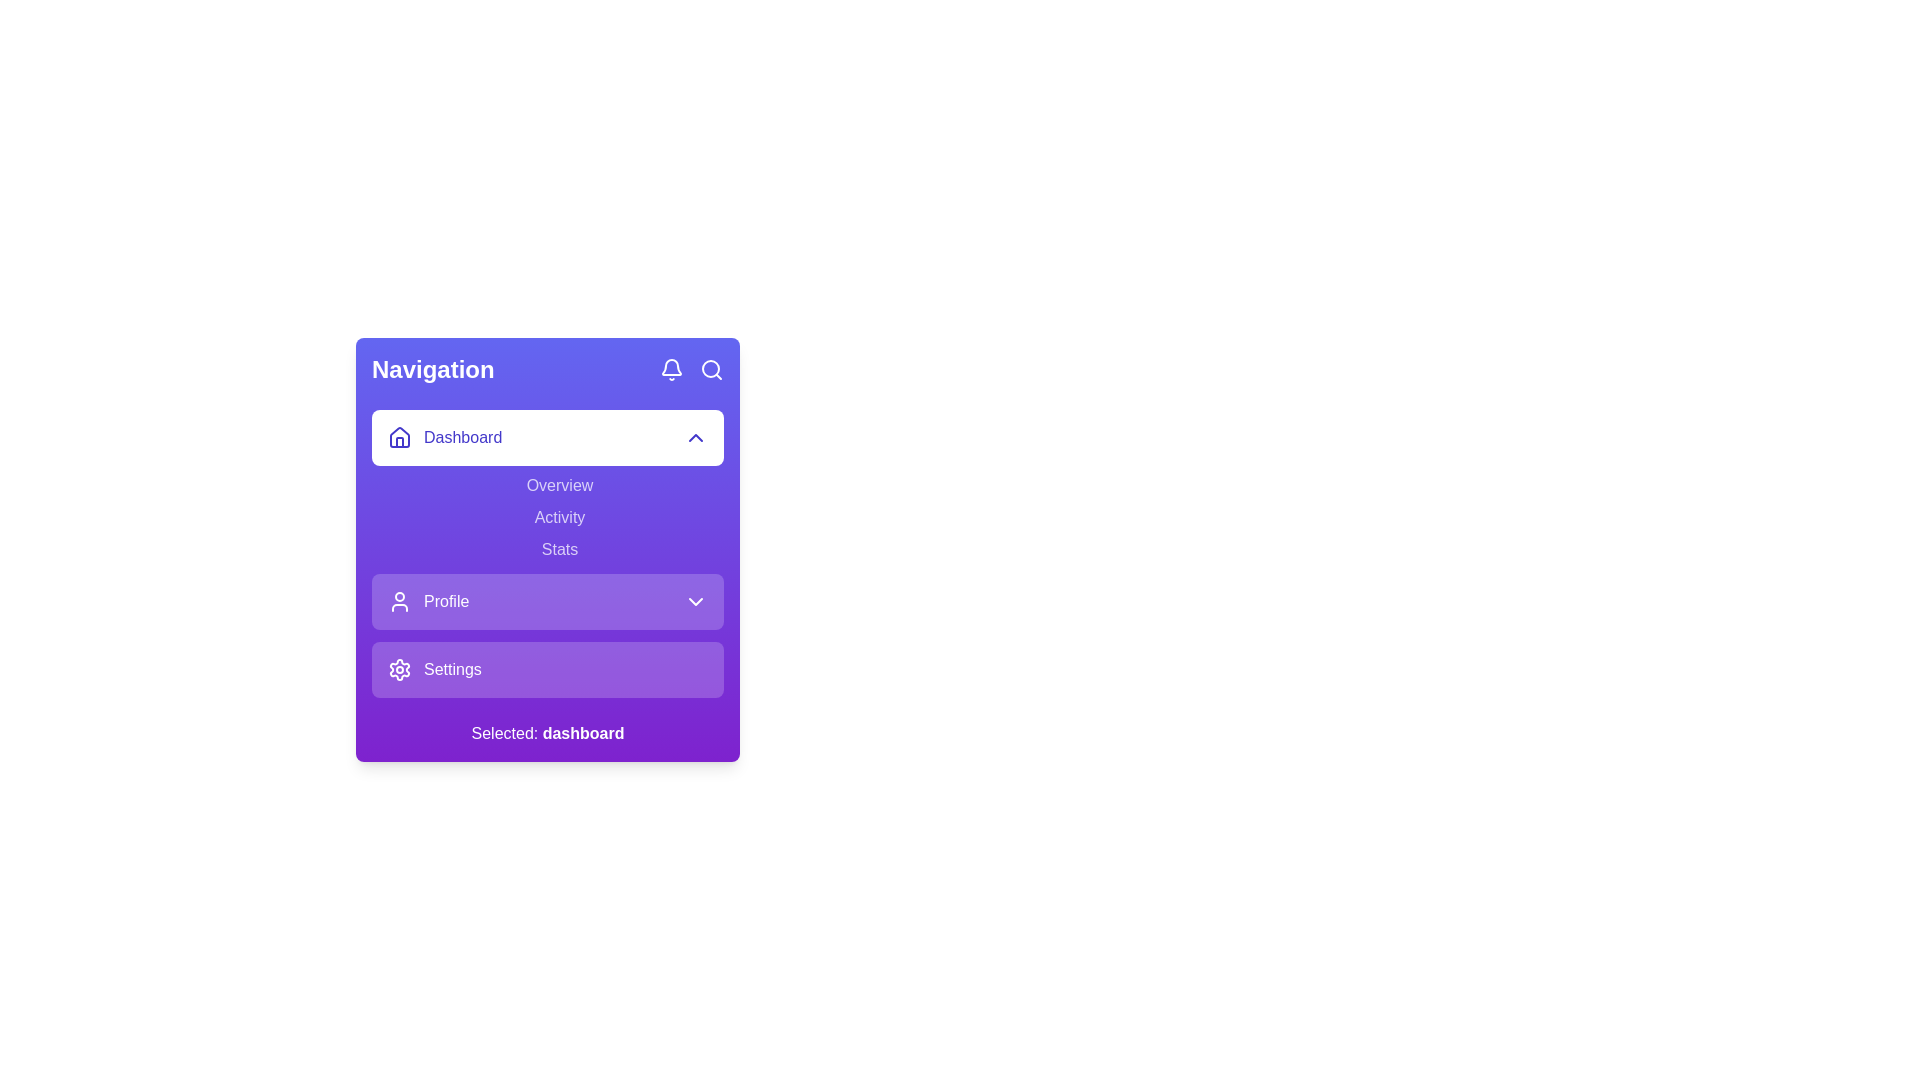 Image resolution: width=1920 pixels, height=1080 pixels. What do you see at coordinates (399, 670) in the screenshot?
I see `the settings icon located in the navigation sidebar, which is positioned to the left of the text 'Settings'` at bounding box center [399, 670].